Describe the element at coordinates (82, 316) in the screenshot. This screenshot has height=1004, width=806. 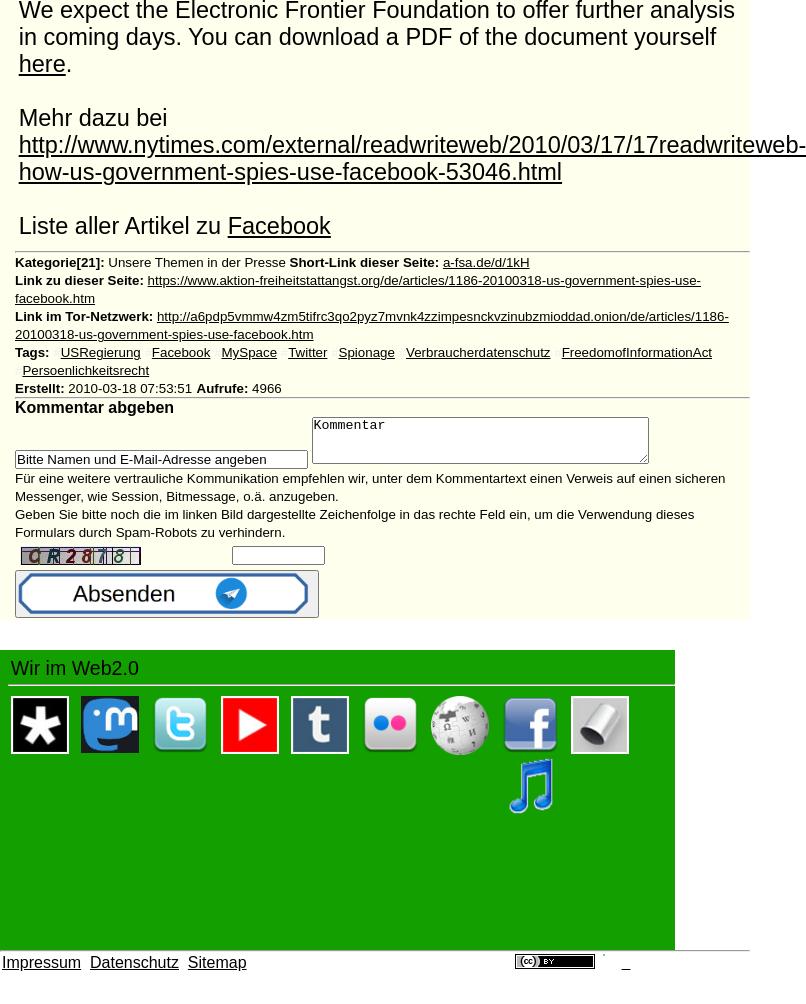
I see `'Link im Tor-Netzwerk:'` at that location.